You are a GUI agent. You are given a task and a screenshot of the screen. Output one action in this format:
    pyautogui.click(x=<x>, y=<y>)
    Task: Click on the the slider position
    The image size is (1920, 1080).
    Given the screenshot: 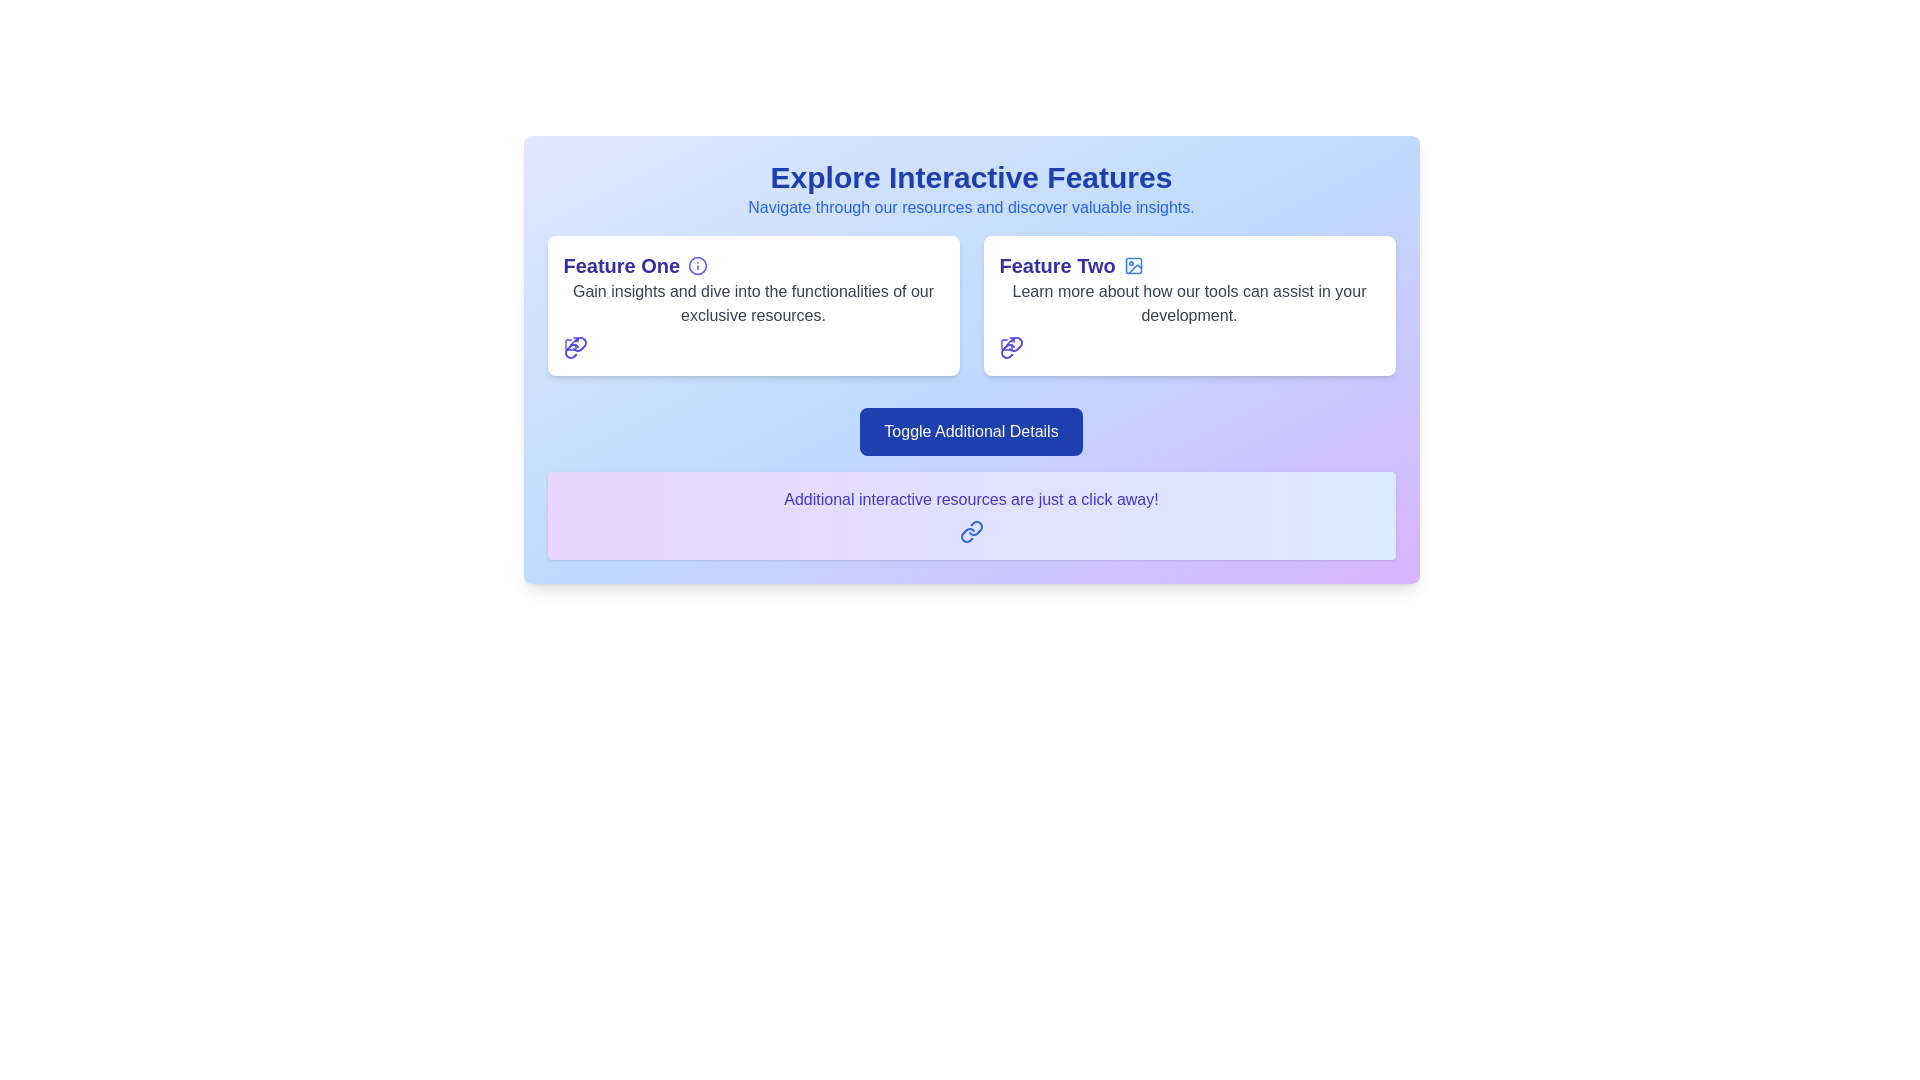 What is the action you would take?
    pyautogui.click(x=588, y=407)
    